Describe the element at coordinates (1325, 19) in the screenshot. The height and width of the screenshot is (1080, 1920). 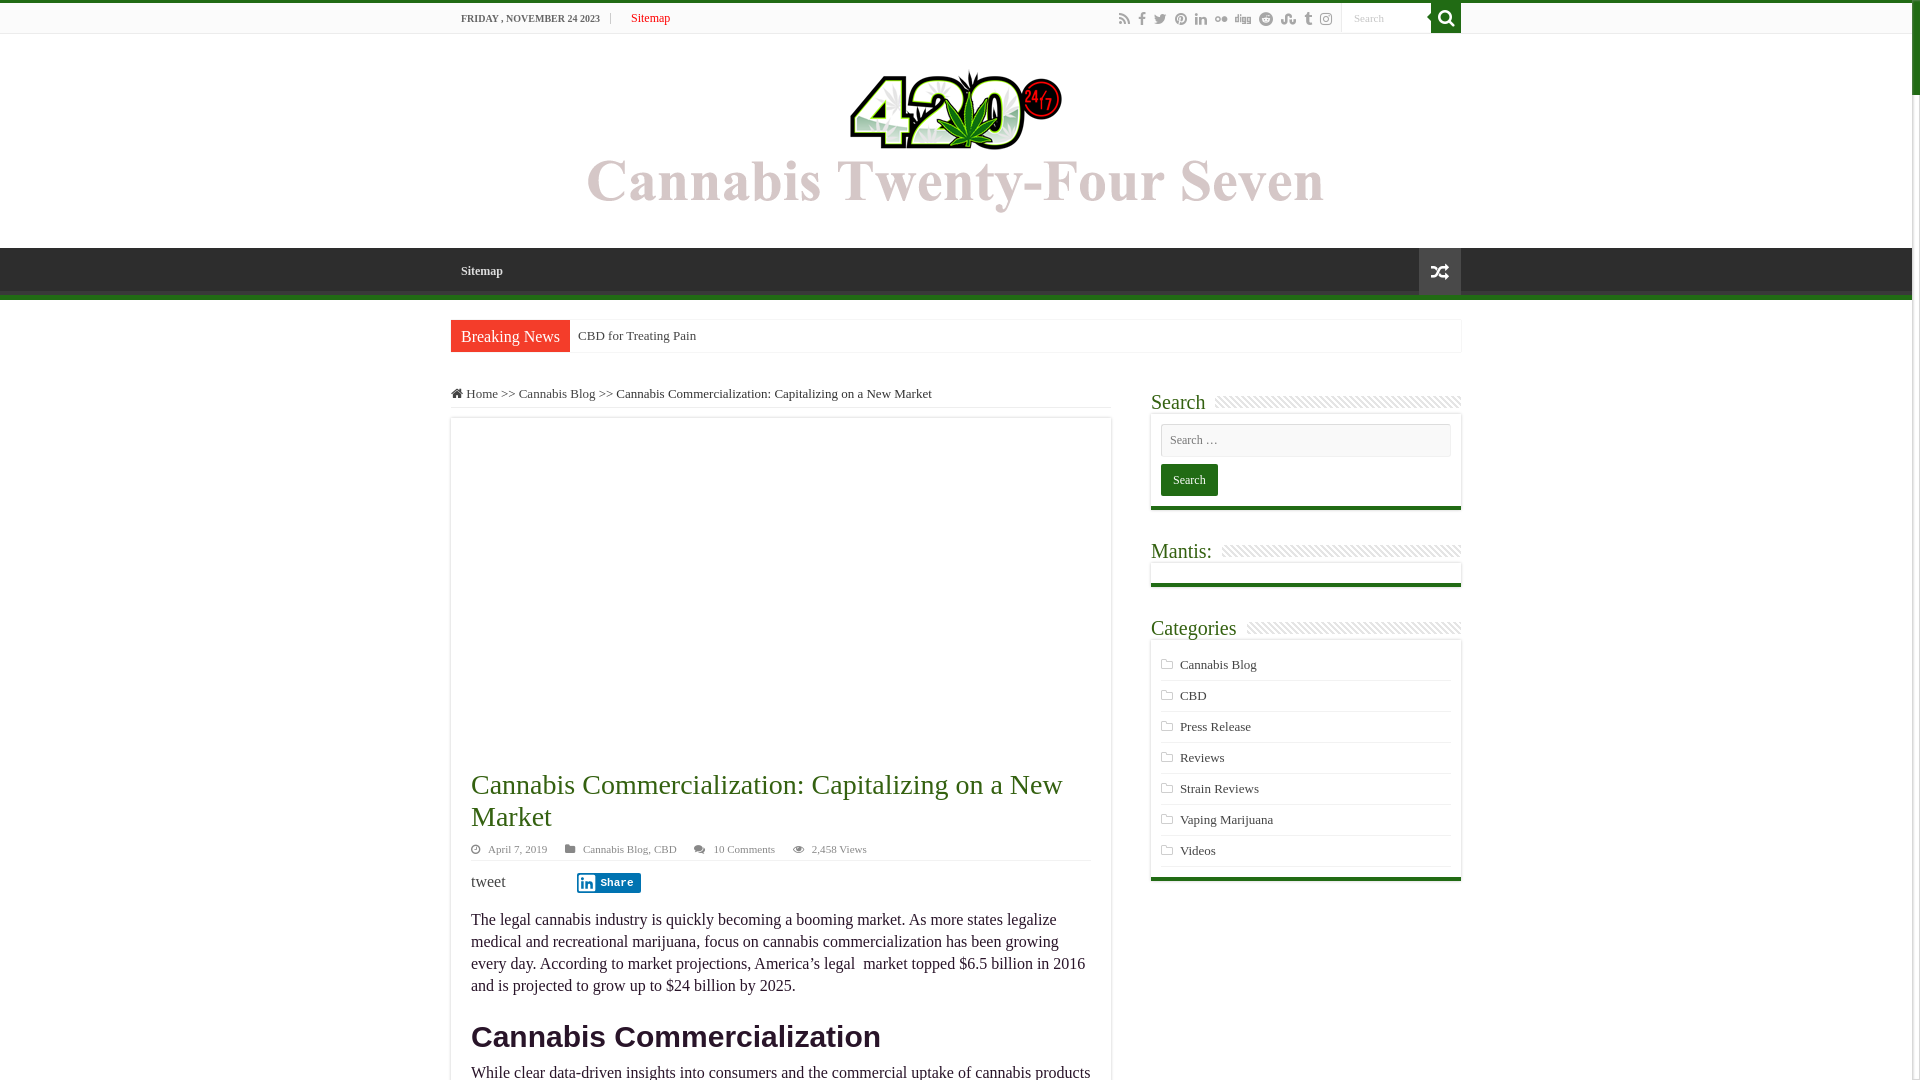
I see `'instagram'` at that location.